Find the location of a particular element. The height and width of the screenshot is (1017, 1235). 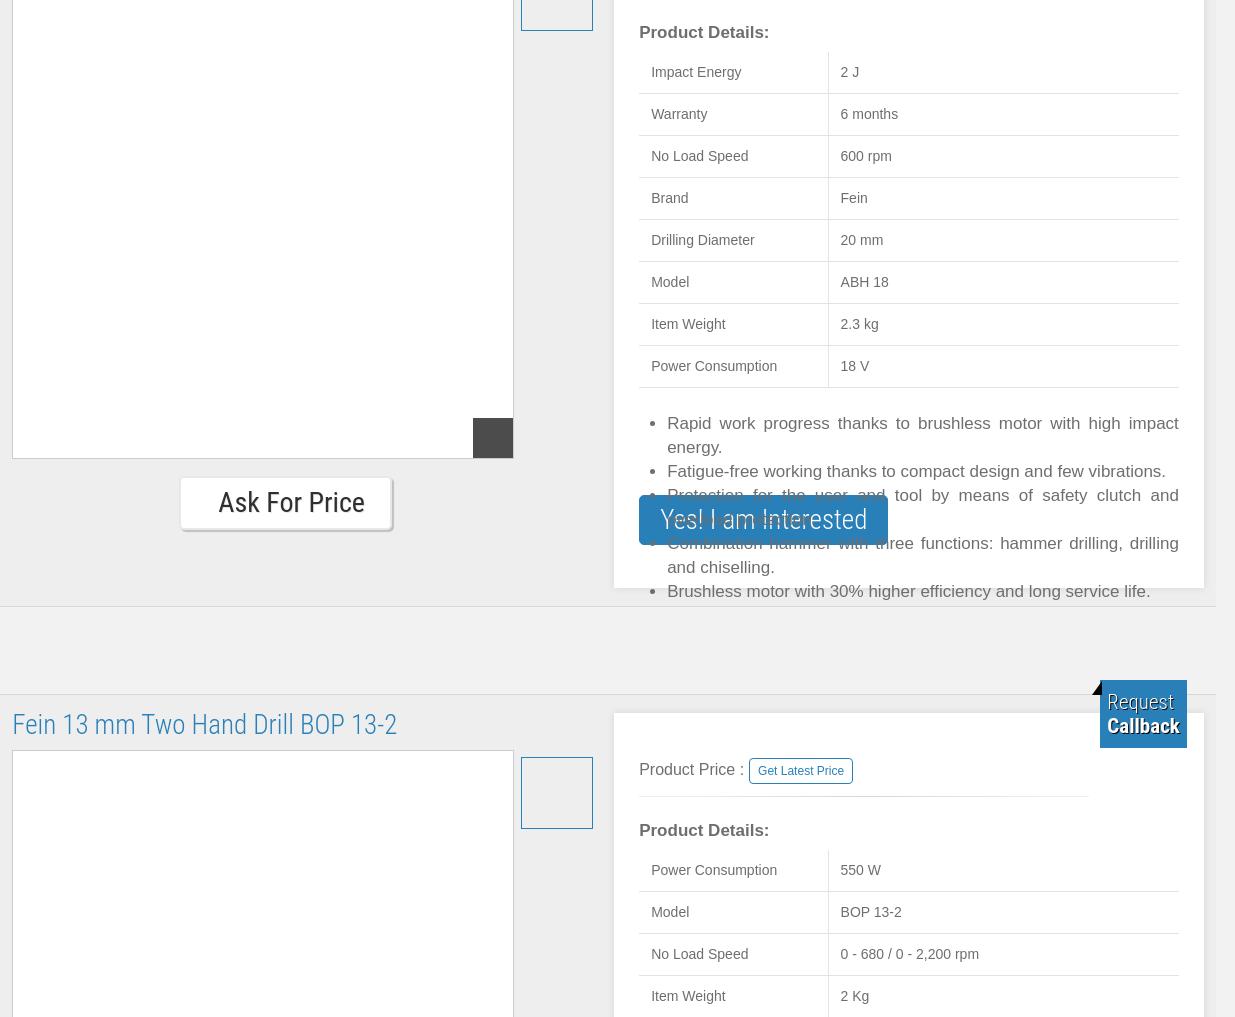

'Yes! I am Interested' is located at coordinates (659, 519).